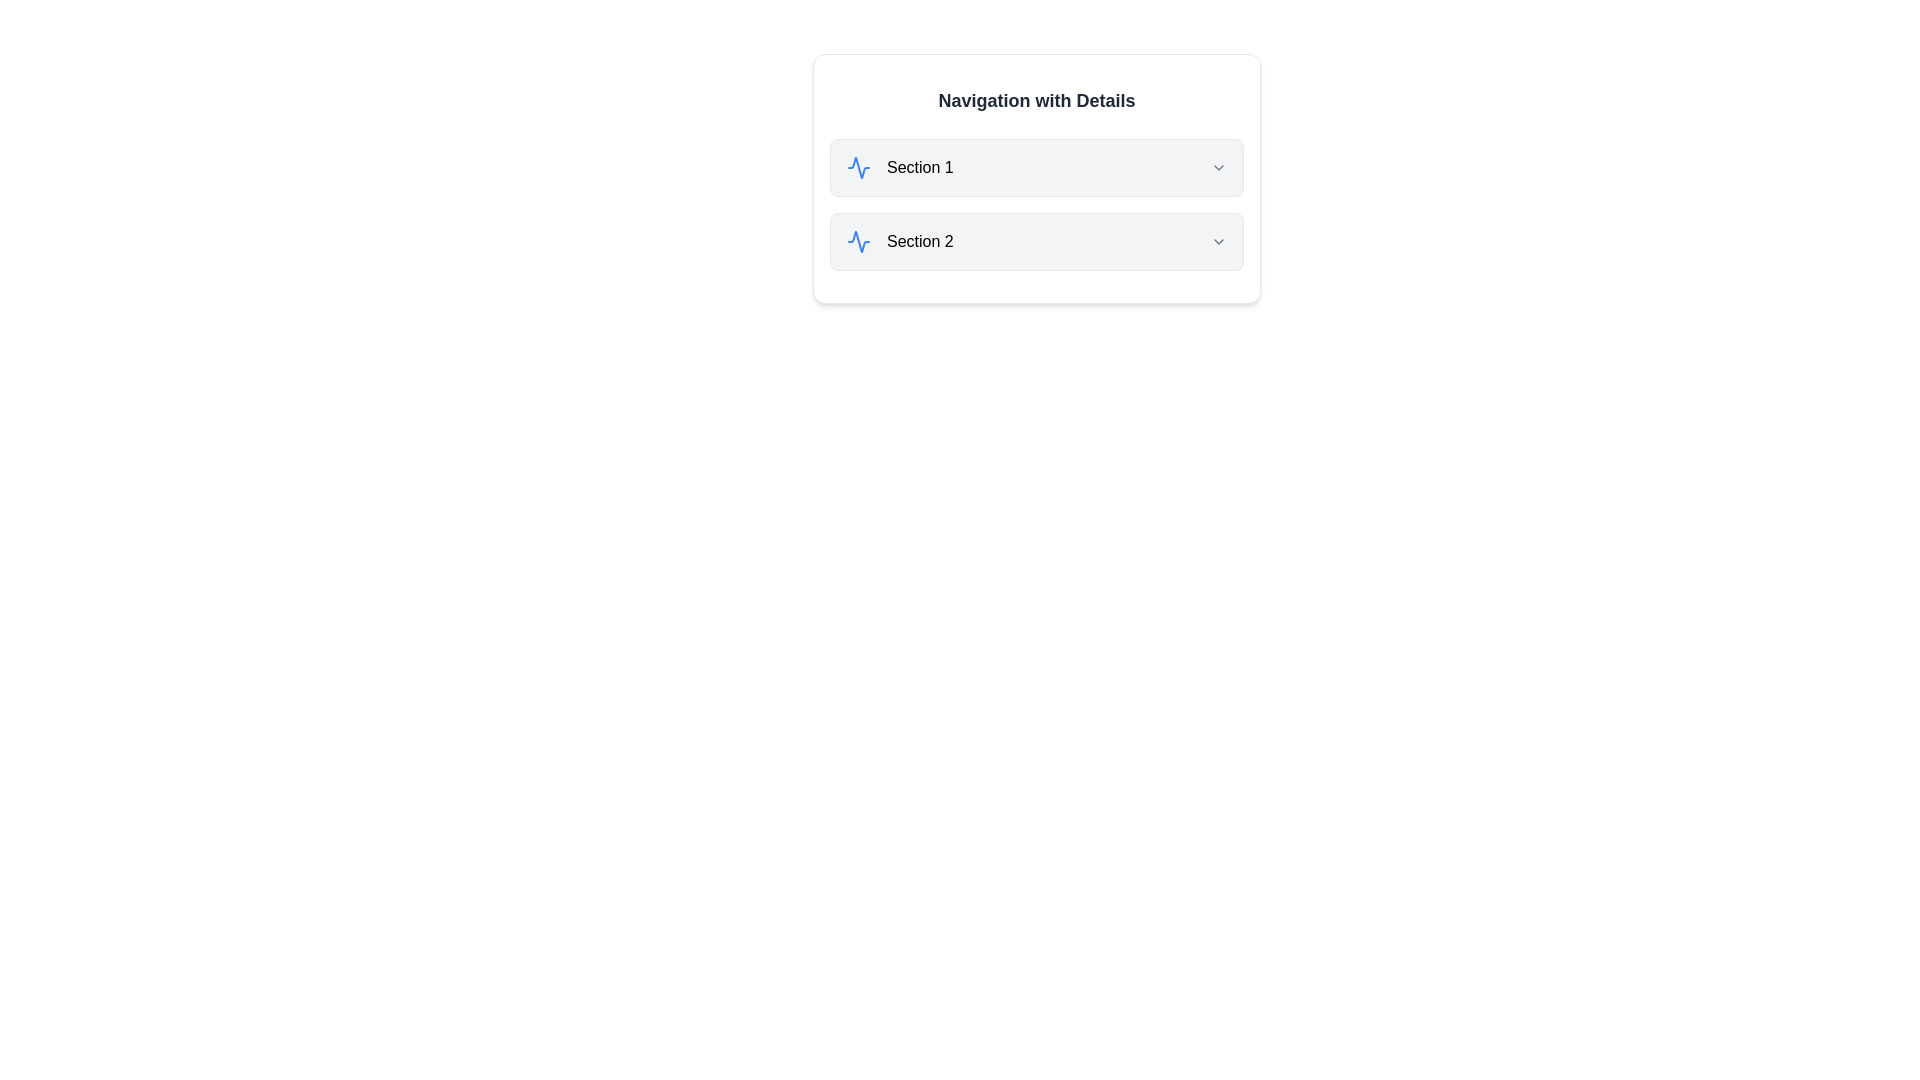 Image resolution: width=1920 pixels, height=1080 pixels. What do you see at coordinates (1218, 241) in the screenshot?
I see `the Dropdown indicator icon located to the far right of the 'Section 2' text` at bounding box center [1218, 241].